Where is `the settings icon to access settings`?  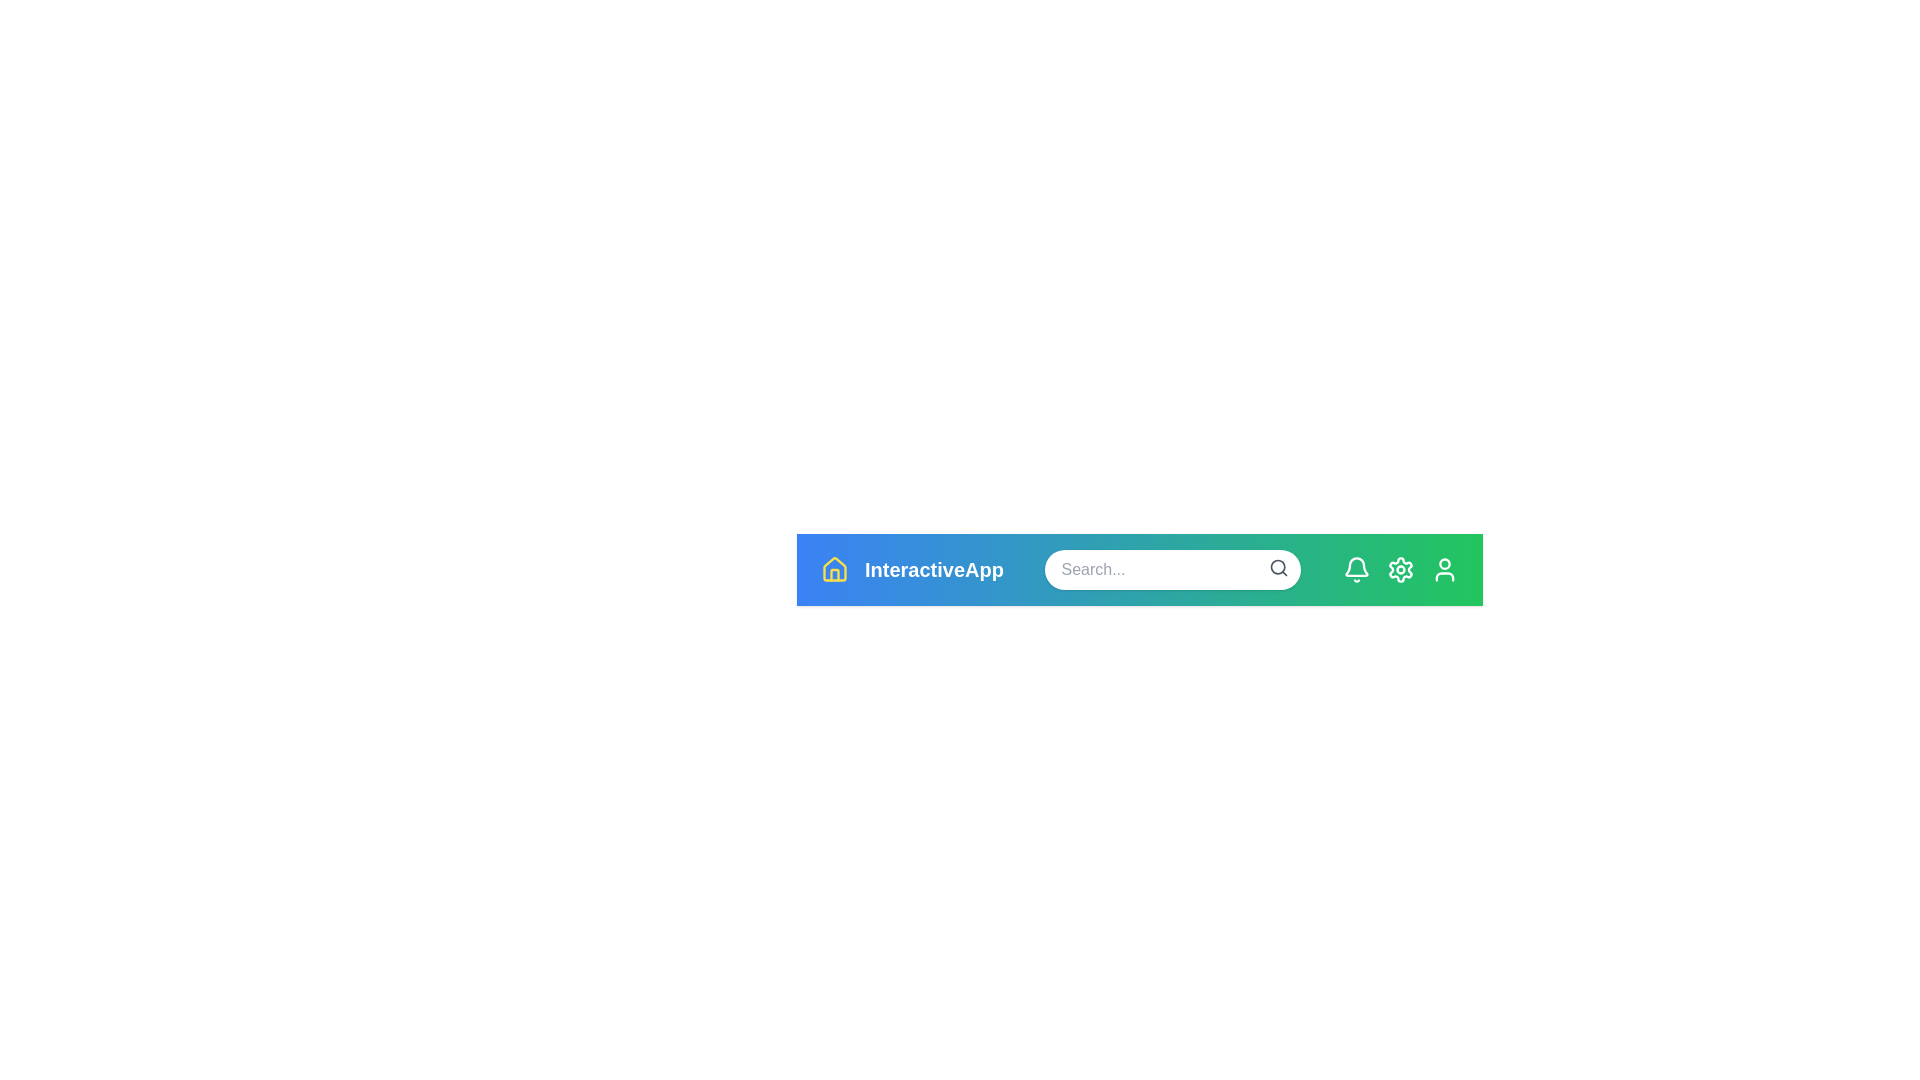 the settings icon to access settings is located at coordinates (1400, 570).